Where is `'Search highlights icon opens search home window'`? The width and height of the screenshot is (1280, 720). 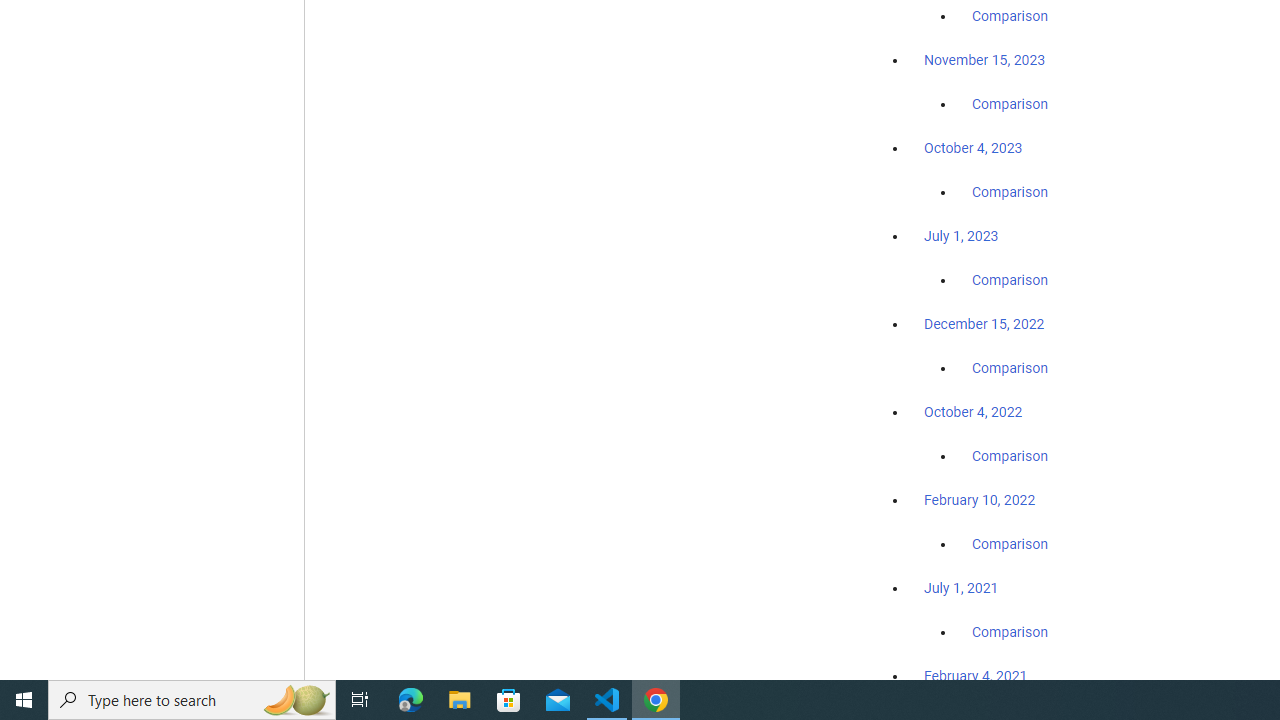 'Search highlights icon opens search home window' is located at coordinates (294, 698).